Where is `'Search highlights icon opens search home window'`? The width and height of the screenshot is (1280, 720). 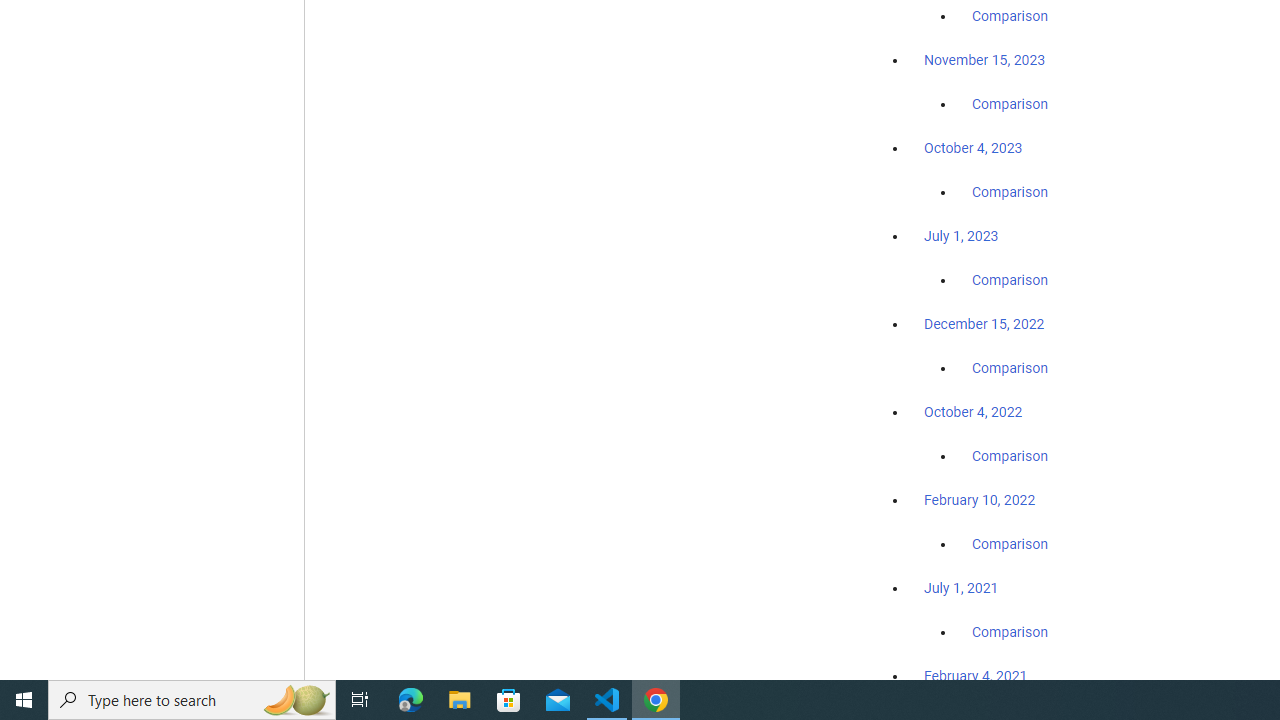 'Search highlights icon opens search home window' is located at coordinates (294, 698).